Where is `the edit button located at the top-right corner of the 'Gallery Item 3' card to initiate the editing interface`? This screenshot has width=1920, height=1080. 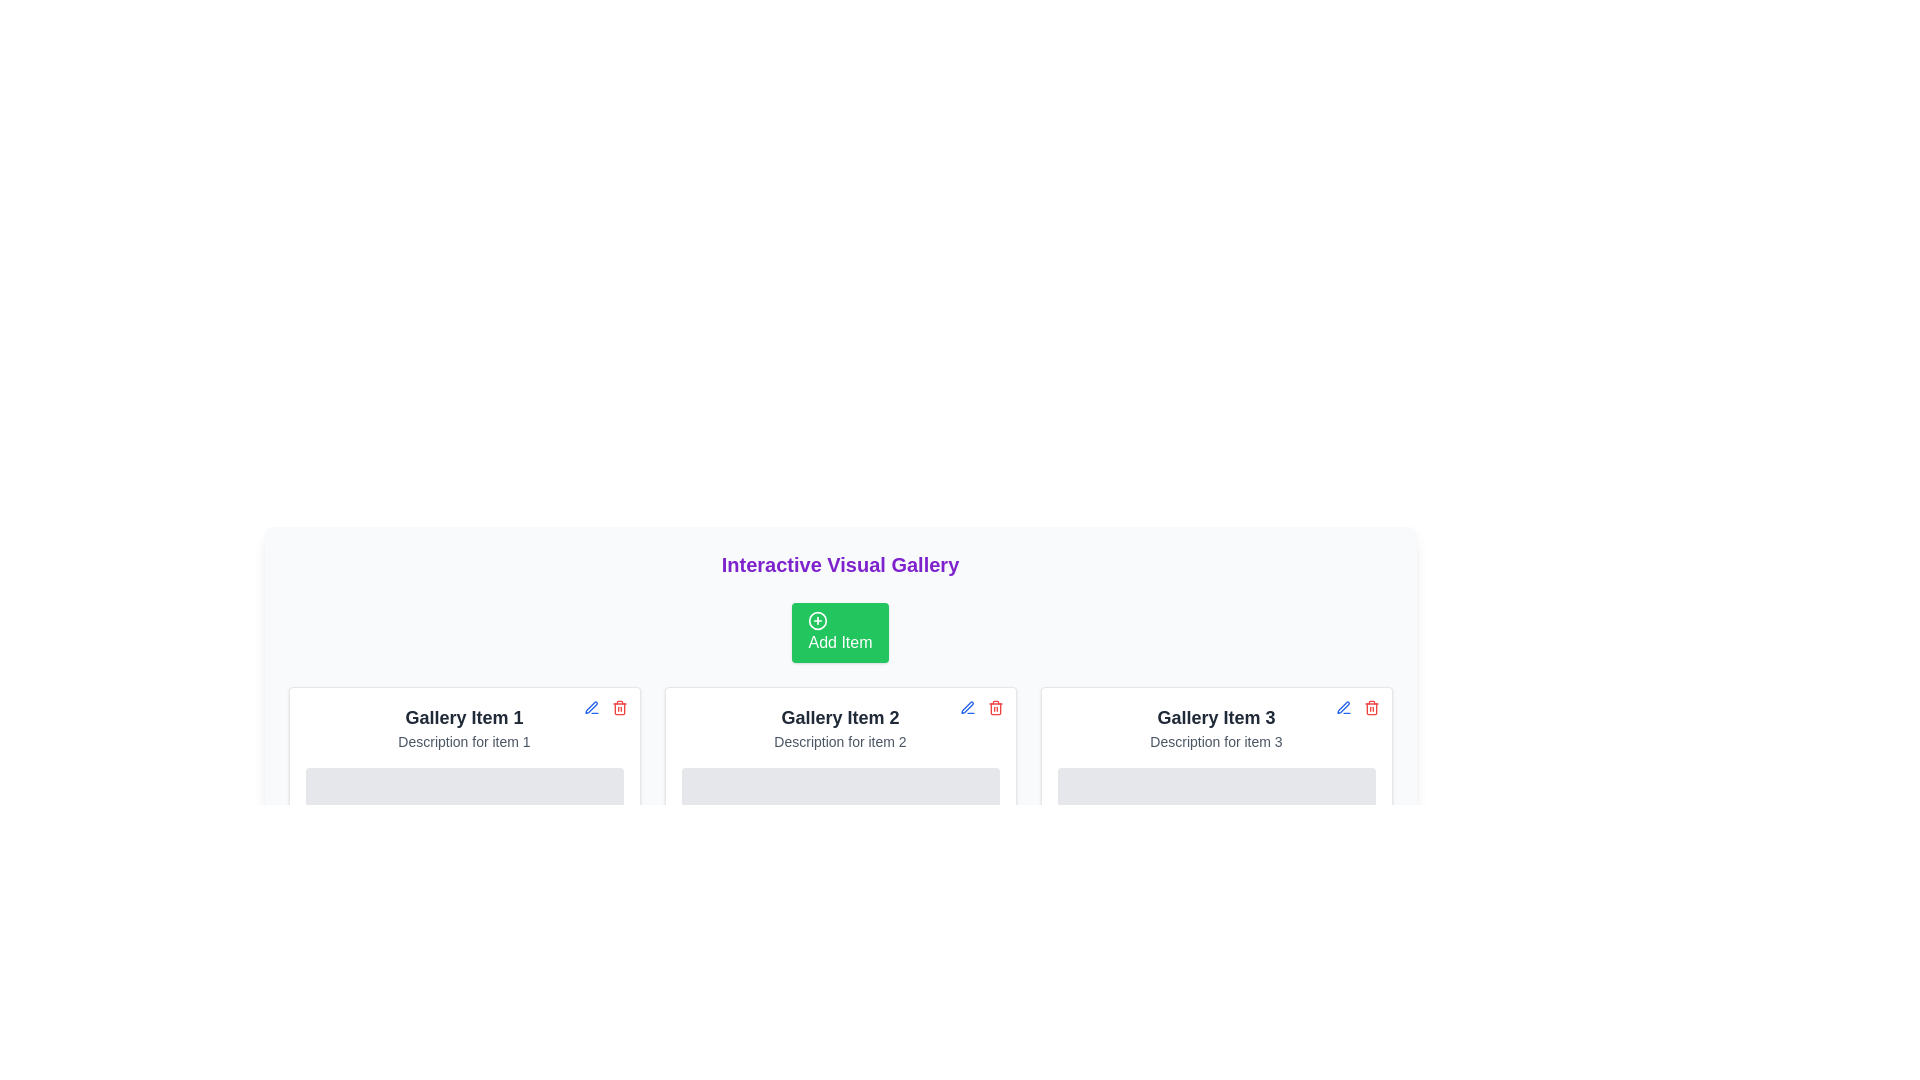 the edit button located at the top-right corner of the 'Gallery Item 3' card to initiate the editing interface is located at coordinates (1343, 707).